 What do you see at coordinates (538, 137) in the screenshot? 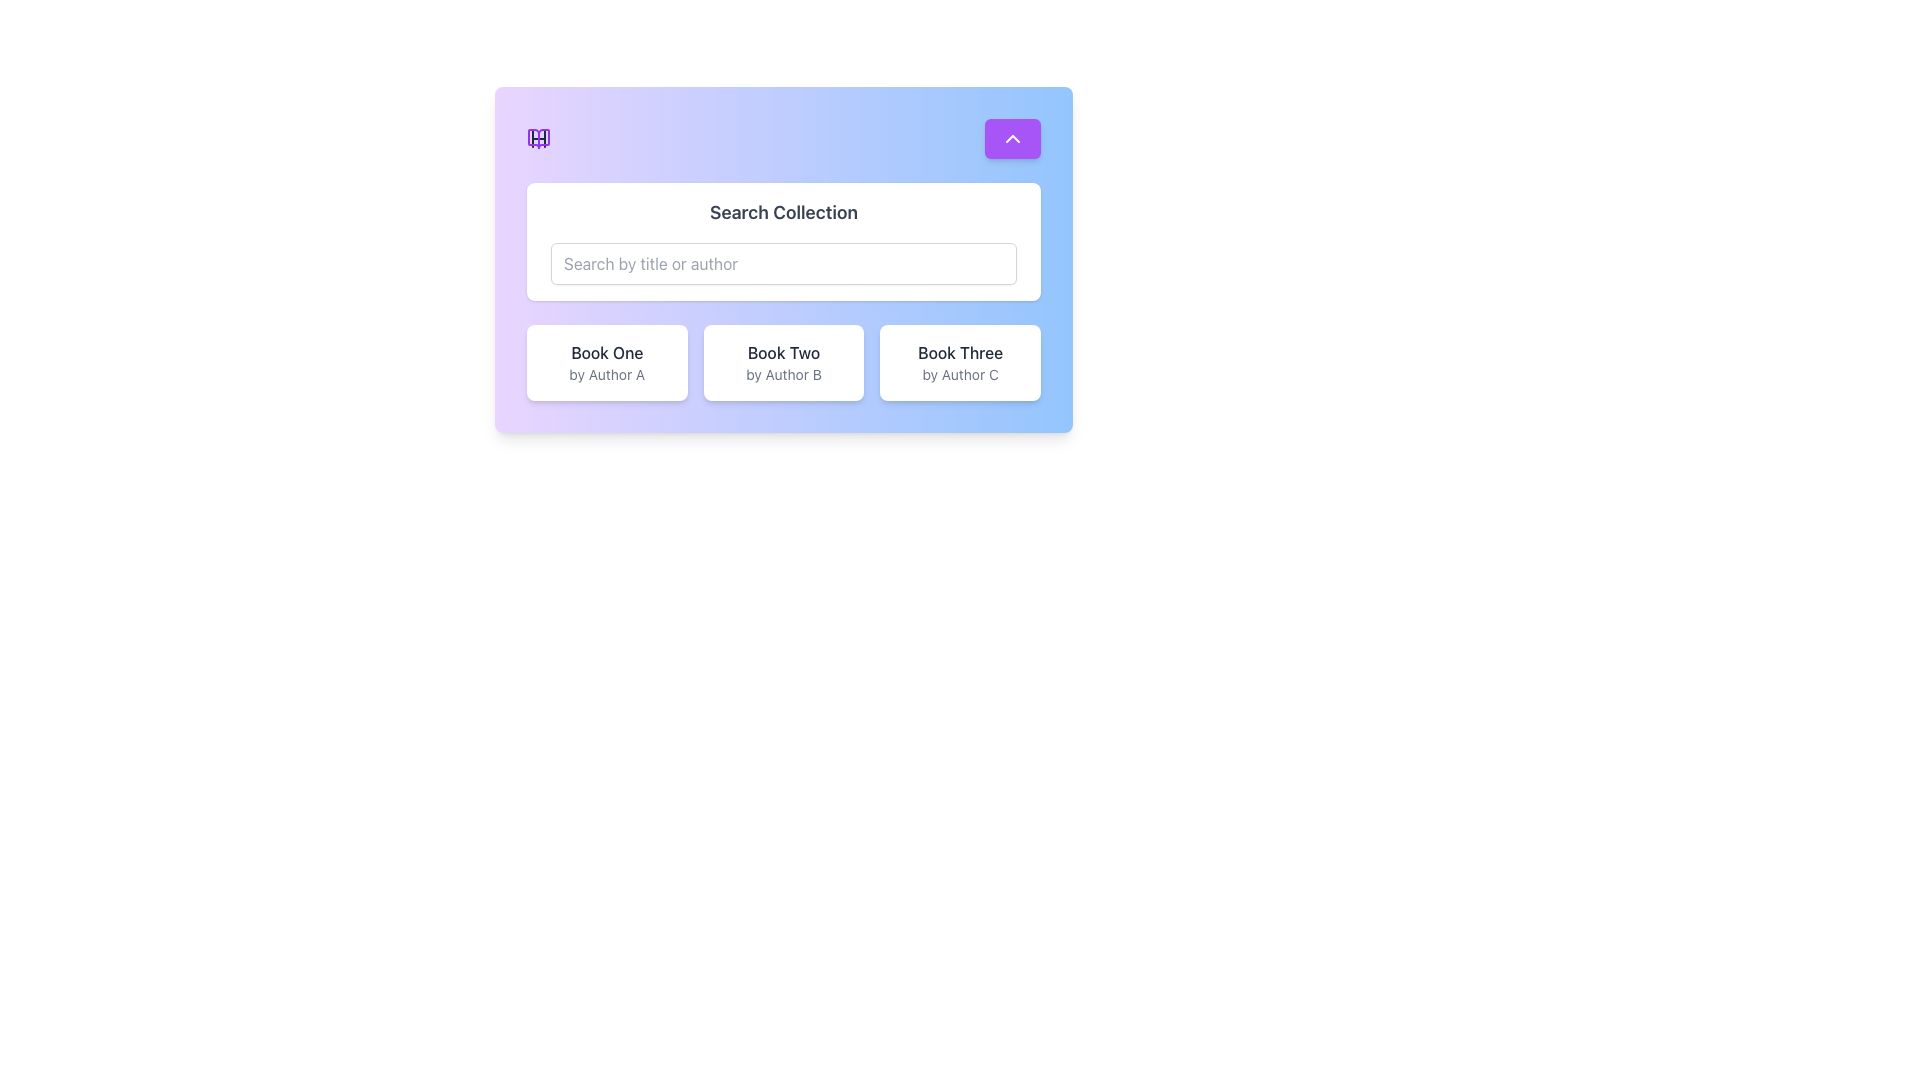
I see `the decorative Icon located slightly to the left of the 'Library Explorer' text in the heading section` at bounding box center [538, 137].